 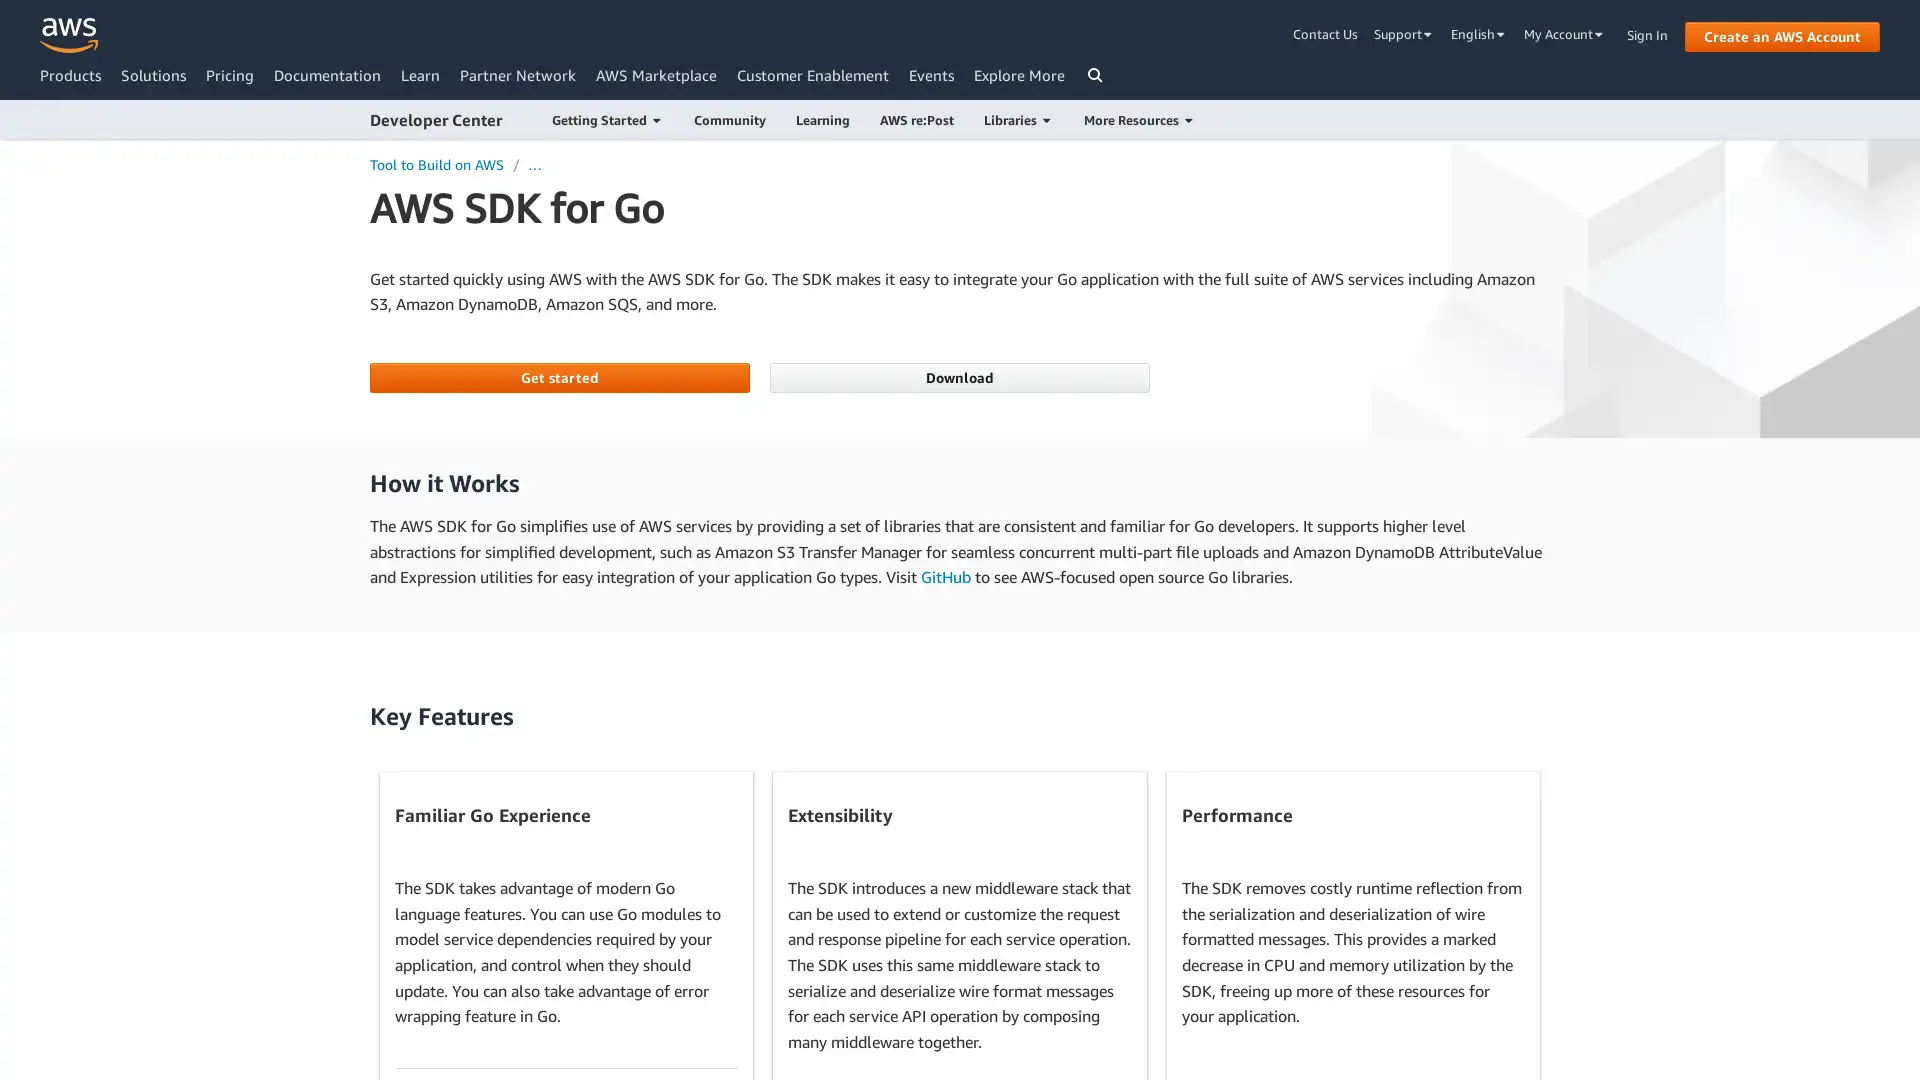 I want to click on Download, so click(x=958, y=377).